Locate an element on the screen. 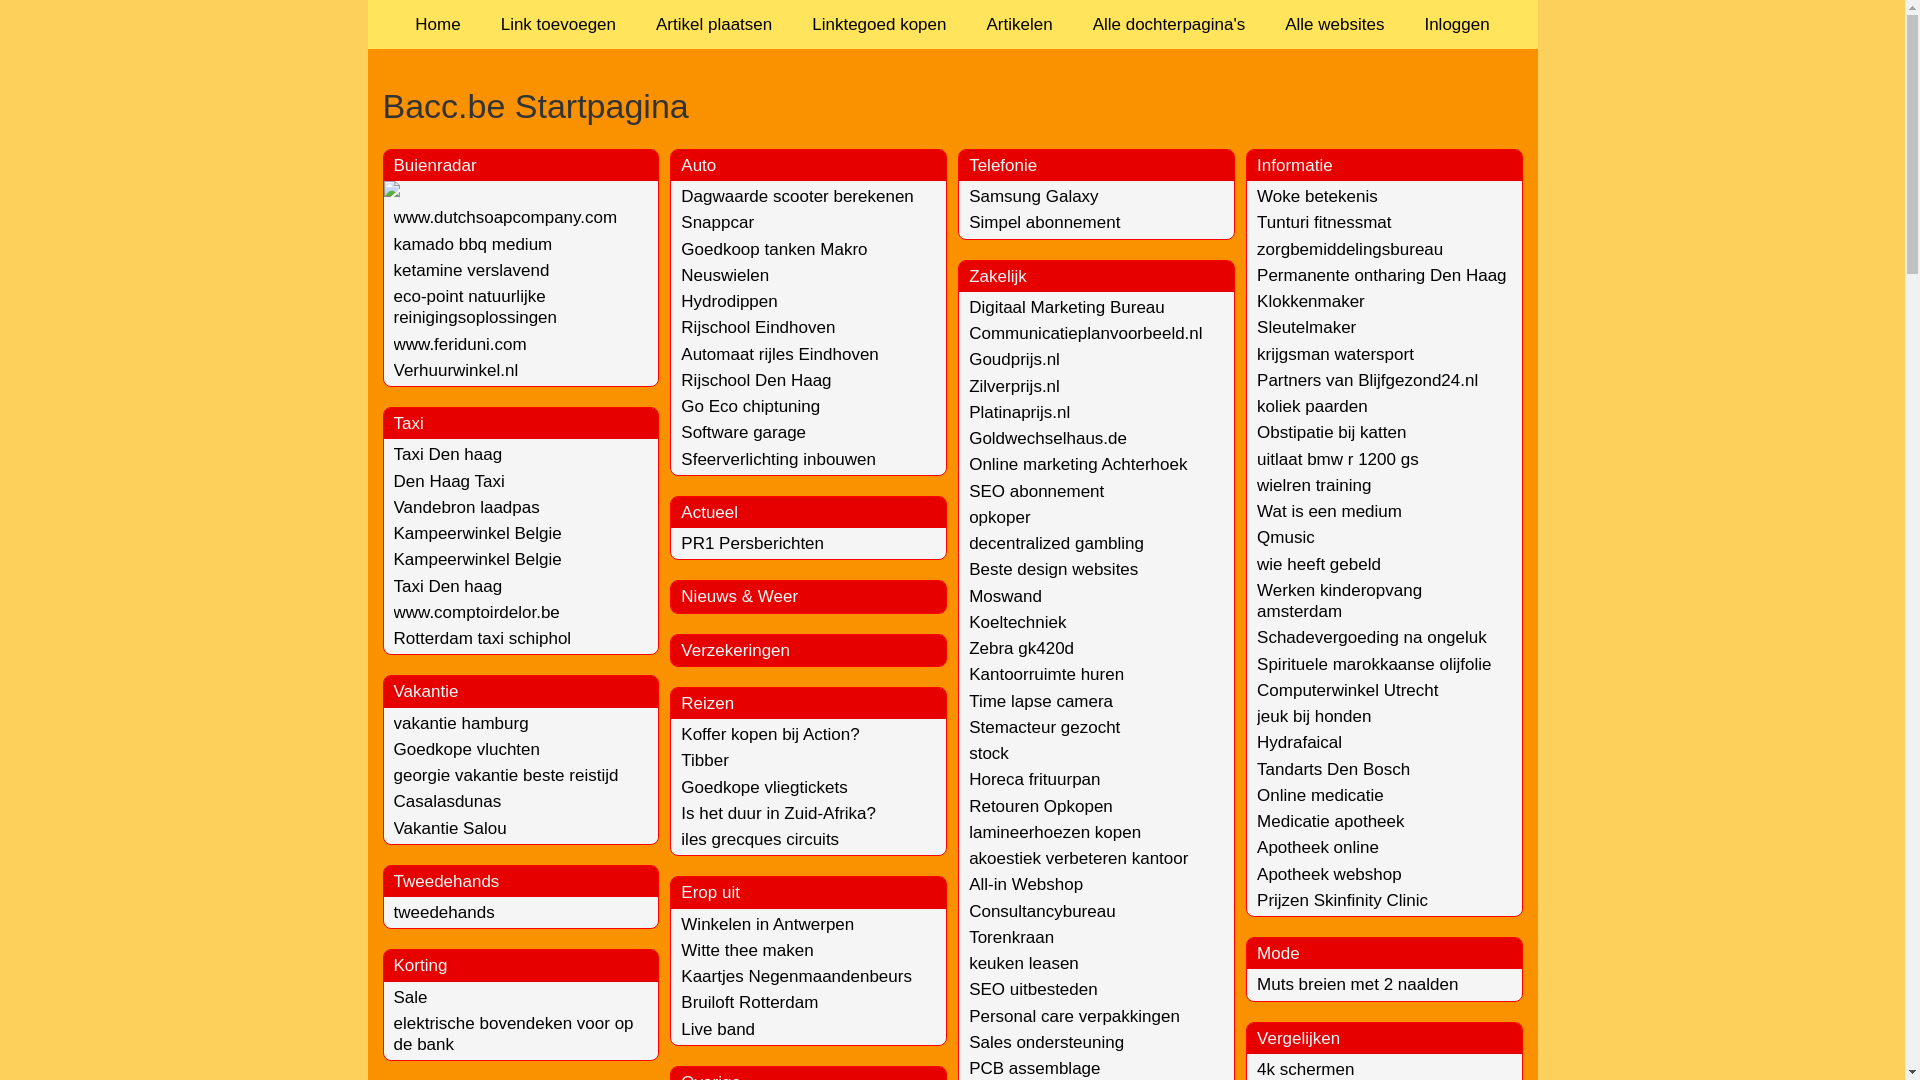 The image size is (1920, 1080). 'ketamine verslavend' is located at coordinates (470, 270).